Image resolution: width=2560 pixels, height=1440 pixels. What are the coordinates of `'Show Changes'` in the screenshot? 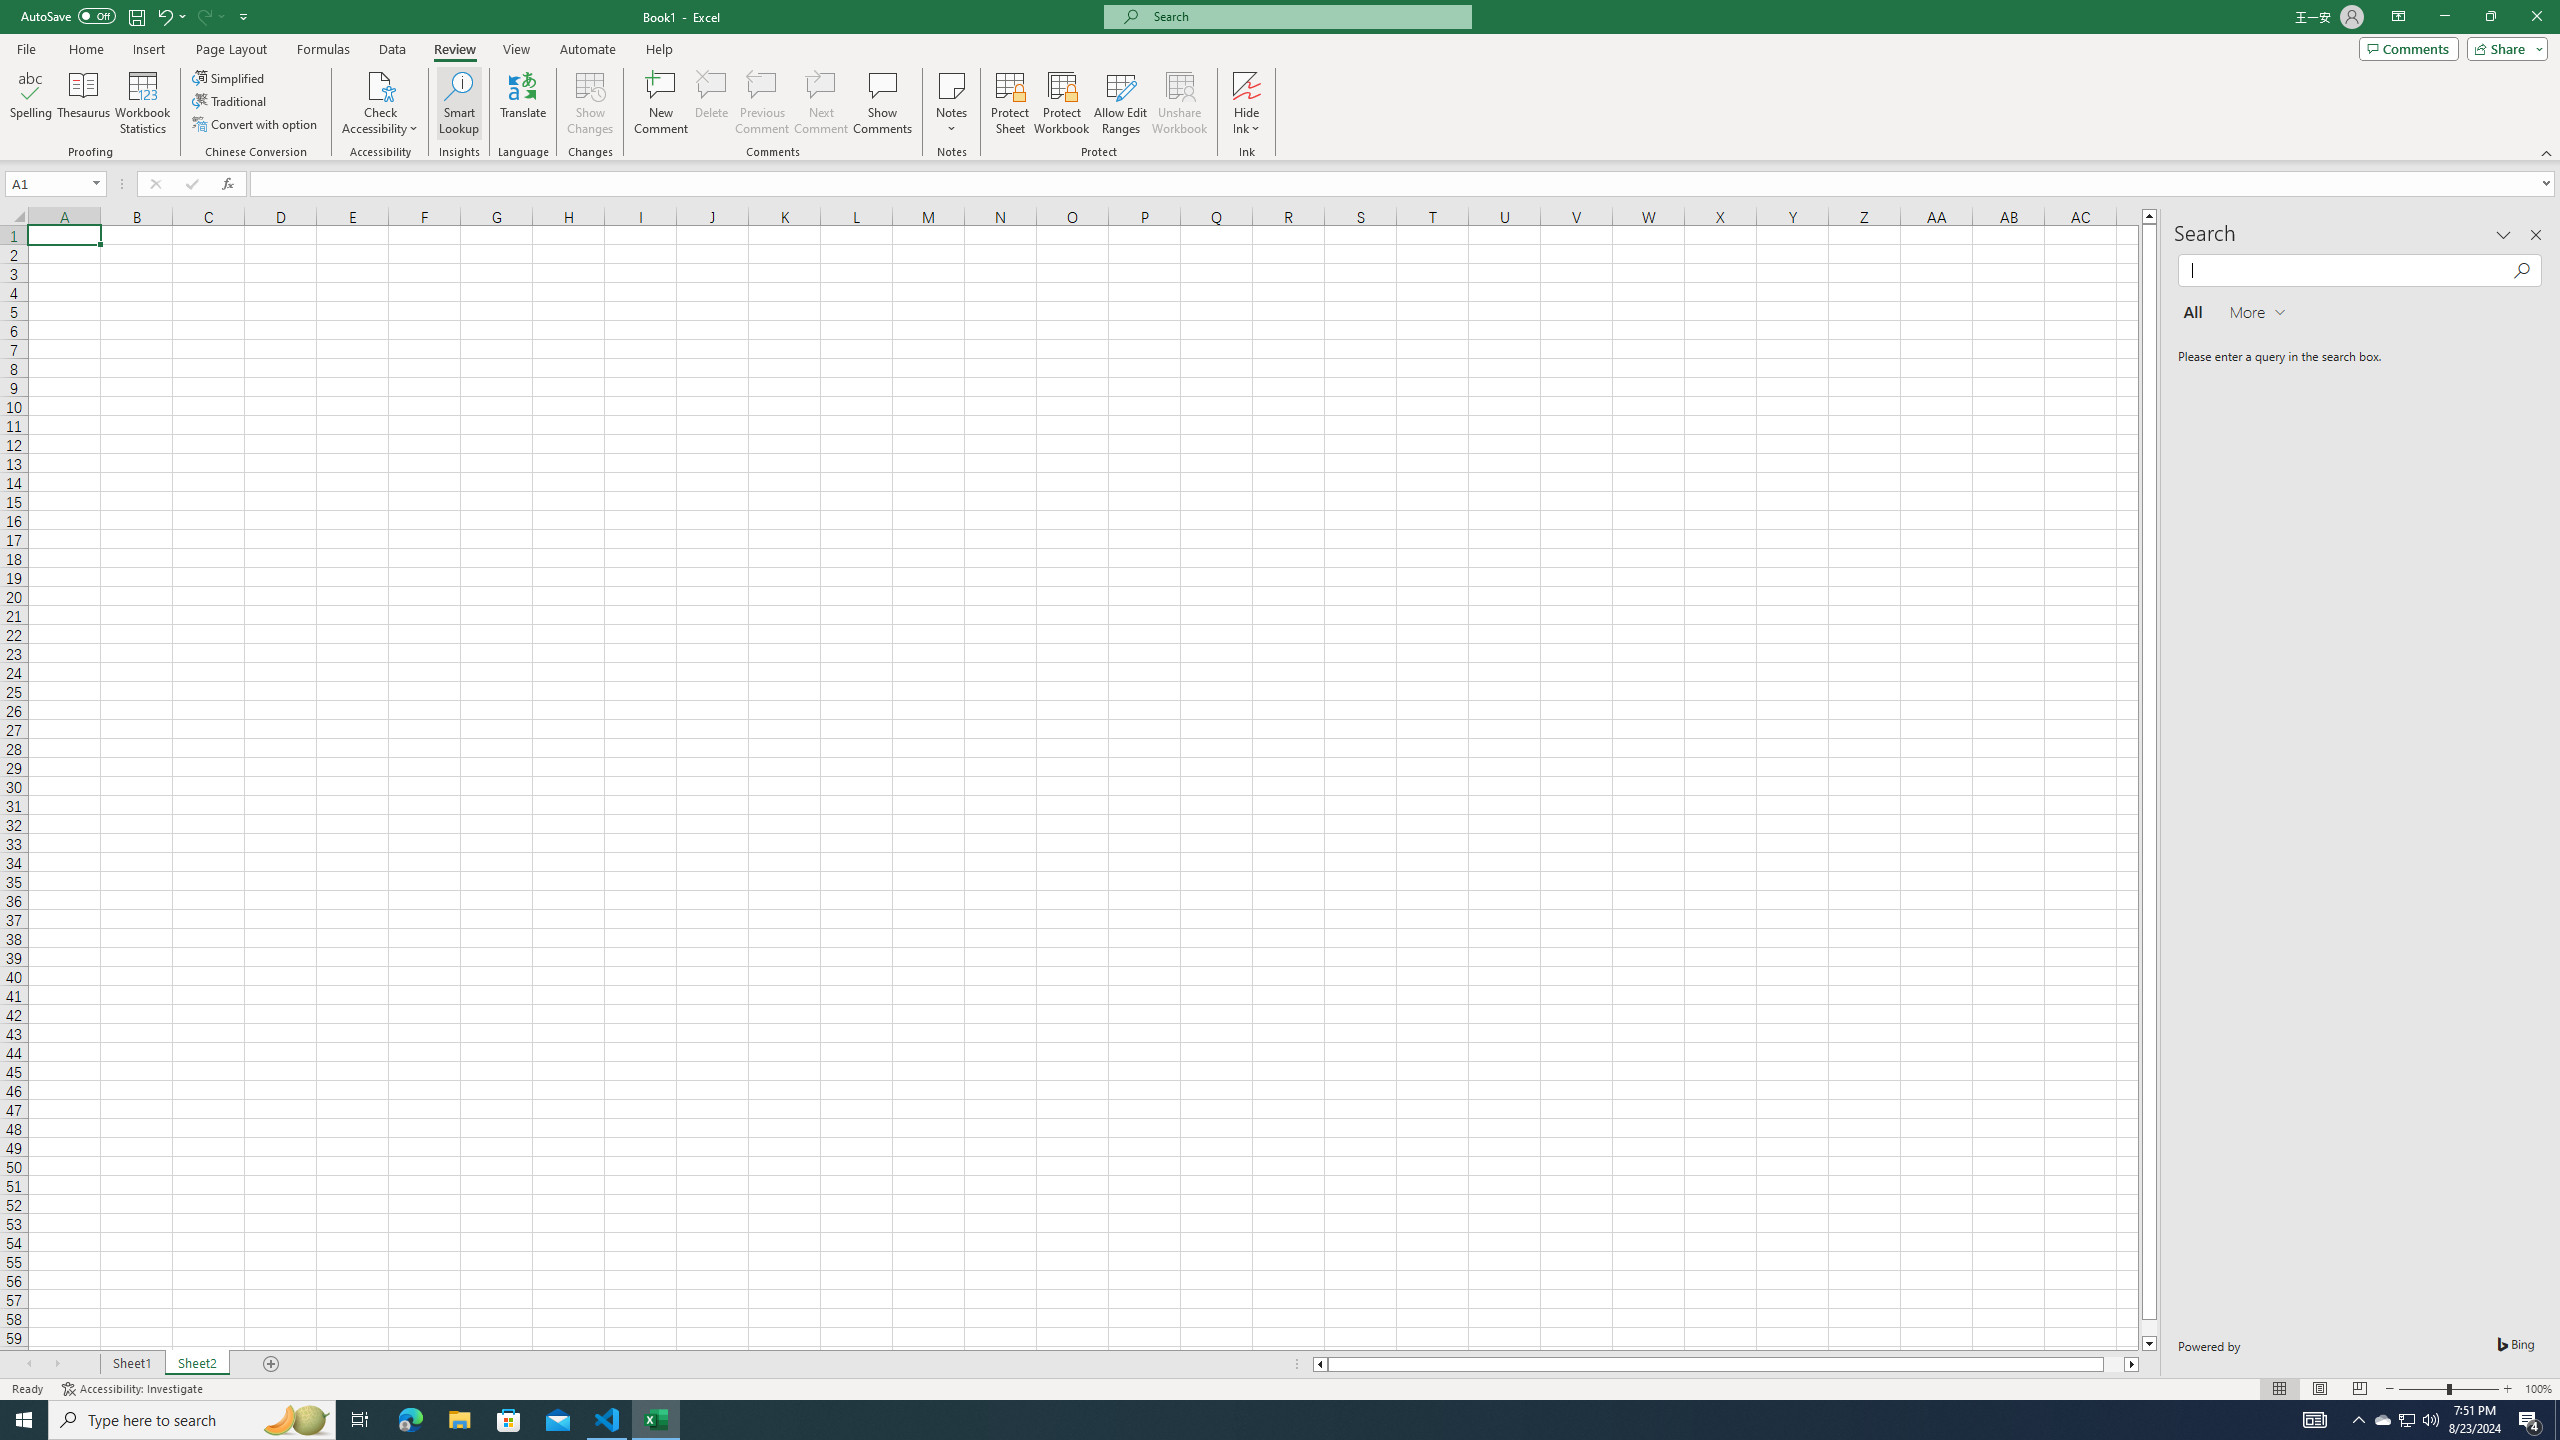 It's located at (591, 103).